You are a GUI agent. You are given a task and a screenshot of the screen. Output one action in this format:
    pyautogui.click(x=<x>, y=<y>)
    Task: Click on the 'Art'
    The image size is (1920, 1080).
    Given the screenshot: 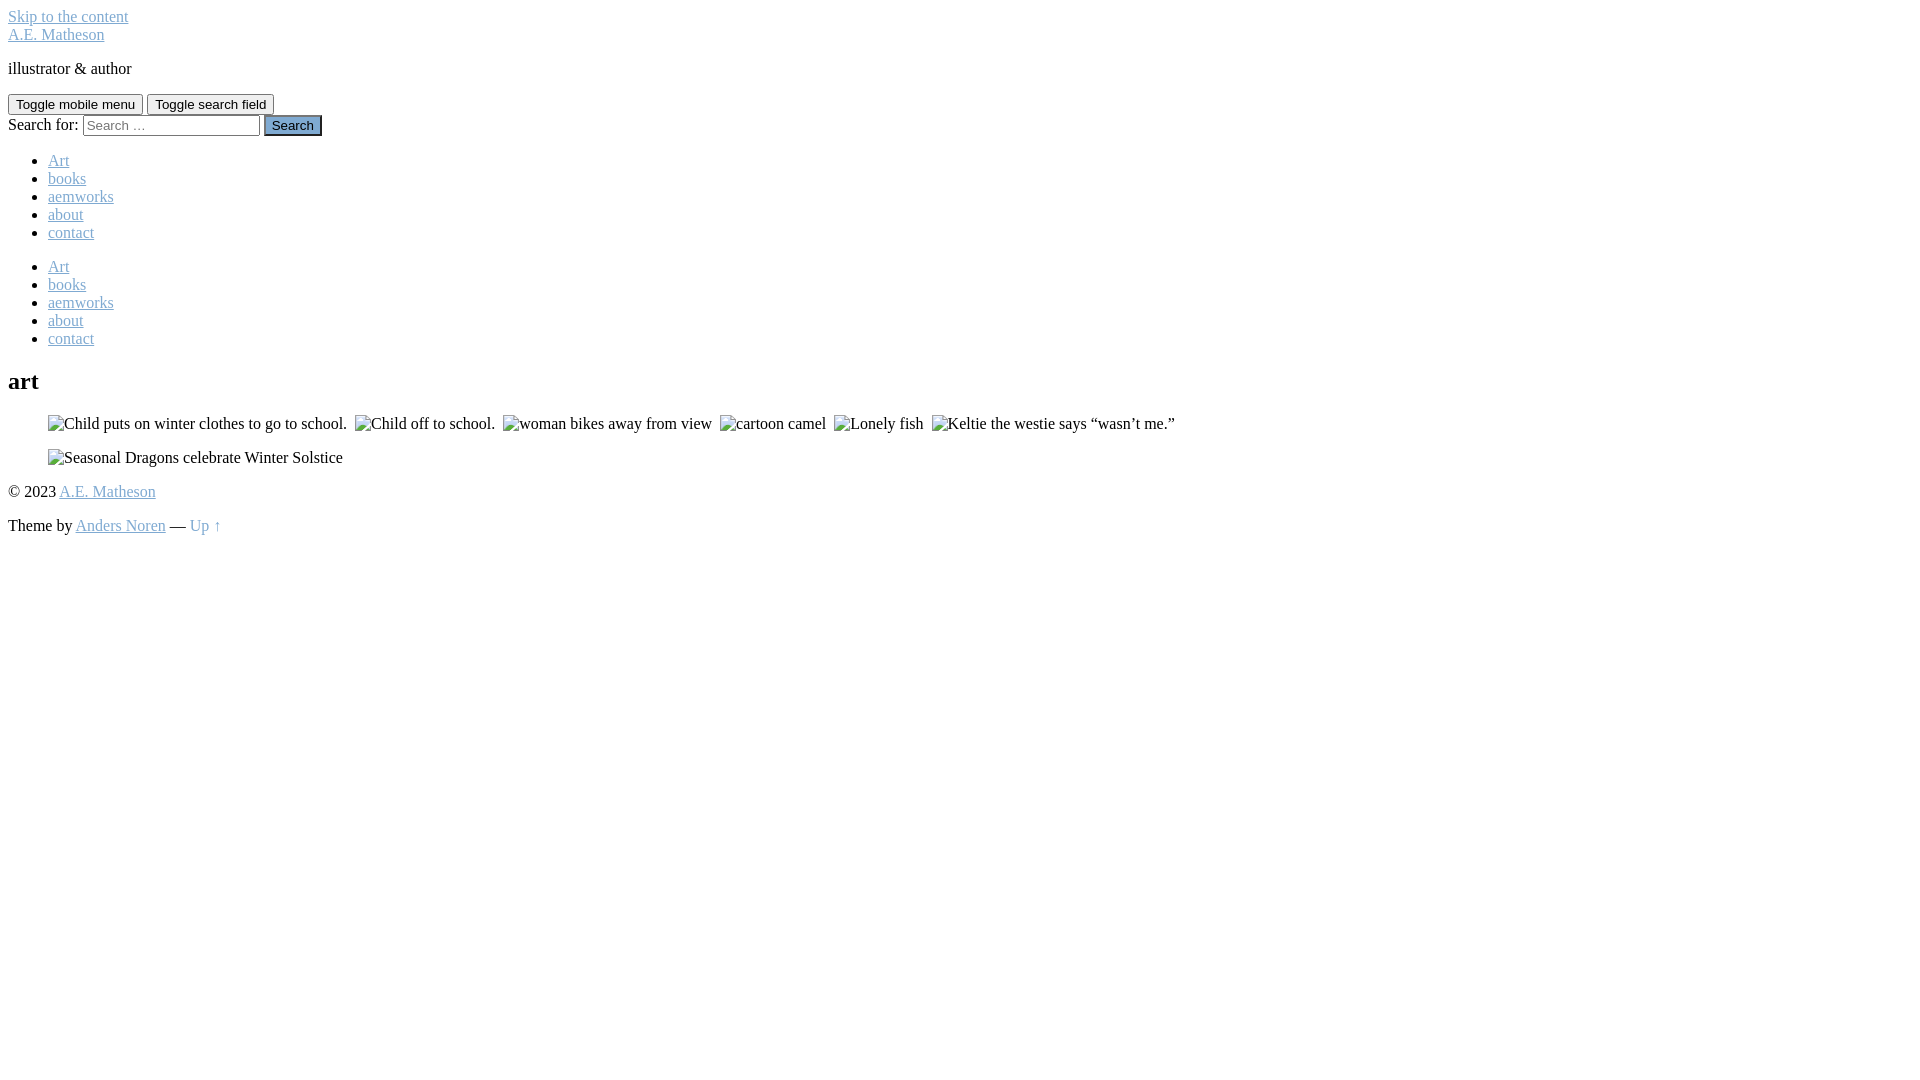 What is the action you would take?
    pyautogui.click(x=58, y=265)
    